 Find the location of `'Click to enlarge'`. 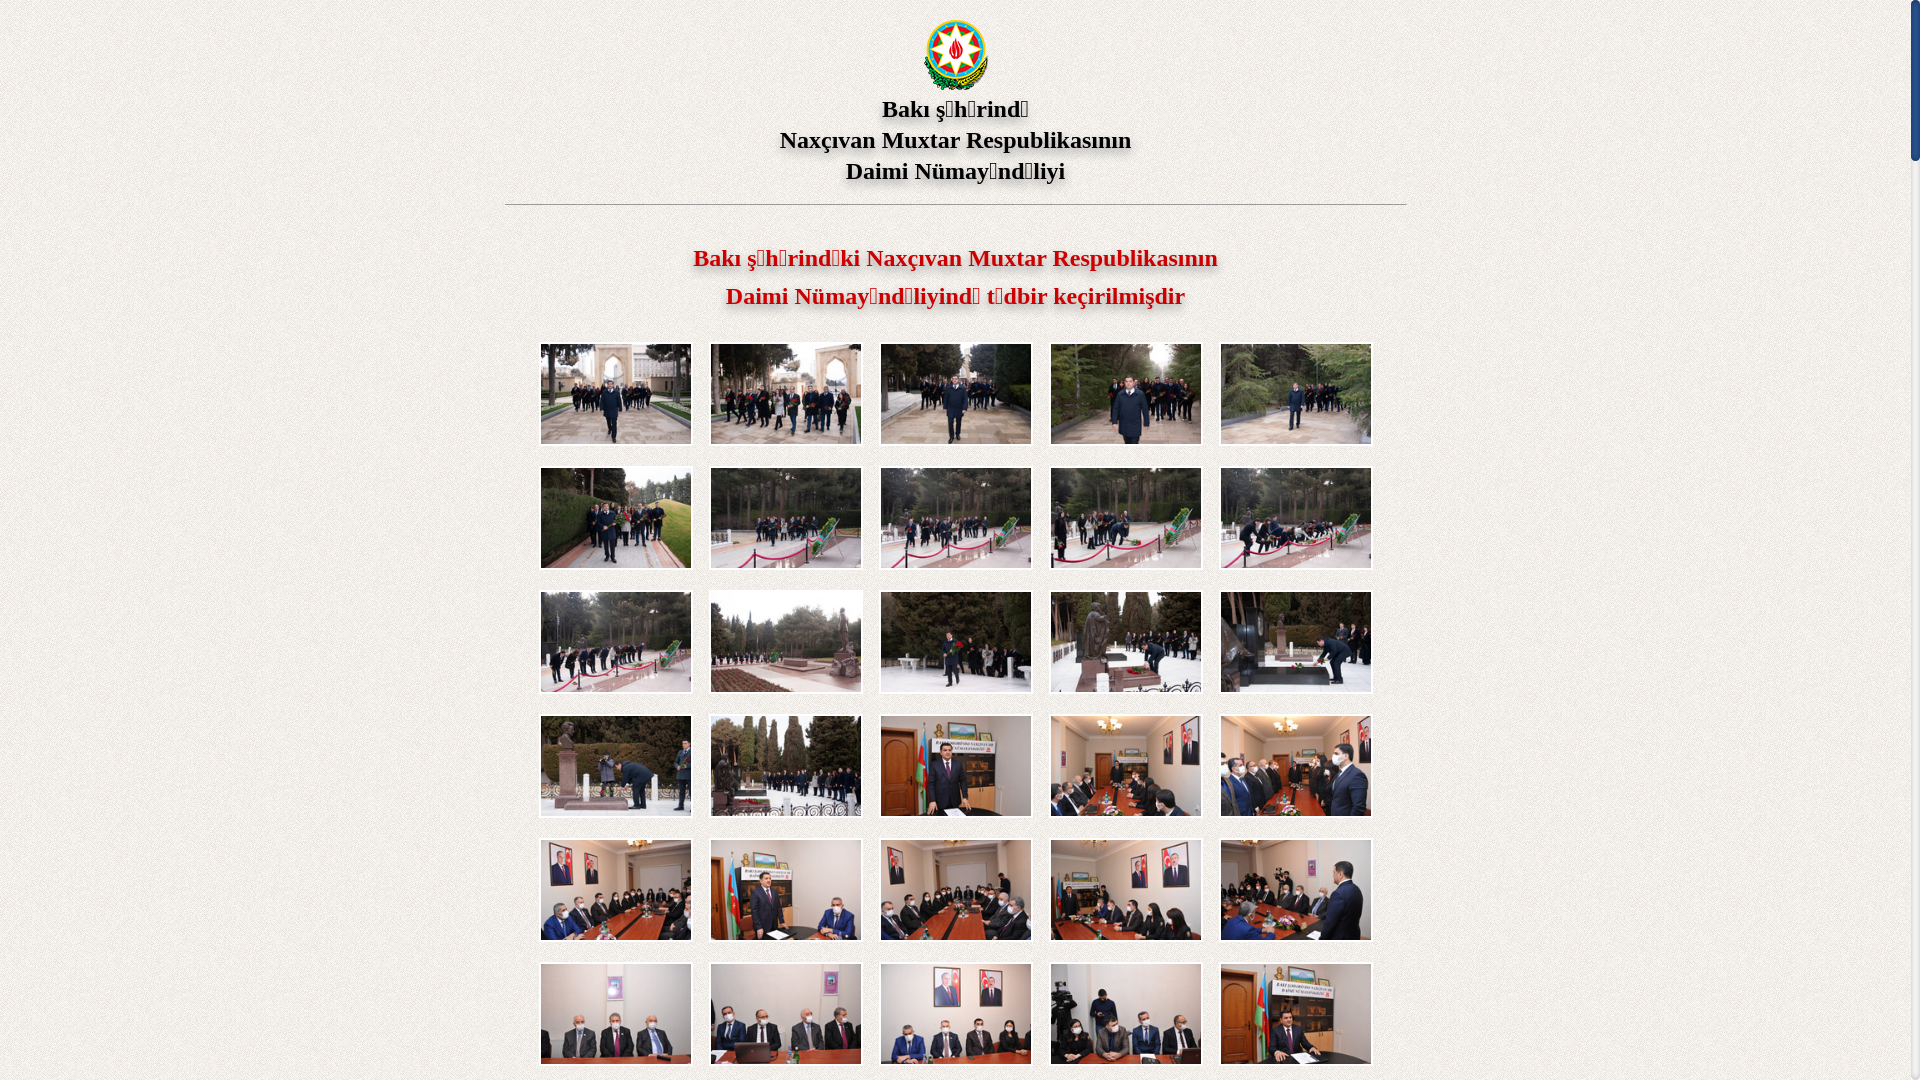

'Click to enlarge' is located at coordinates (537, 516).